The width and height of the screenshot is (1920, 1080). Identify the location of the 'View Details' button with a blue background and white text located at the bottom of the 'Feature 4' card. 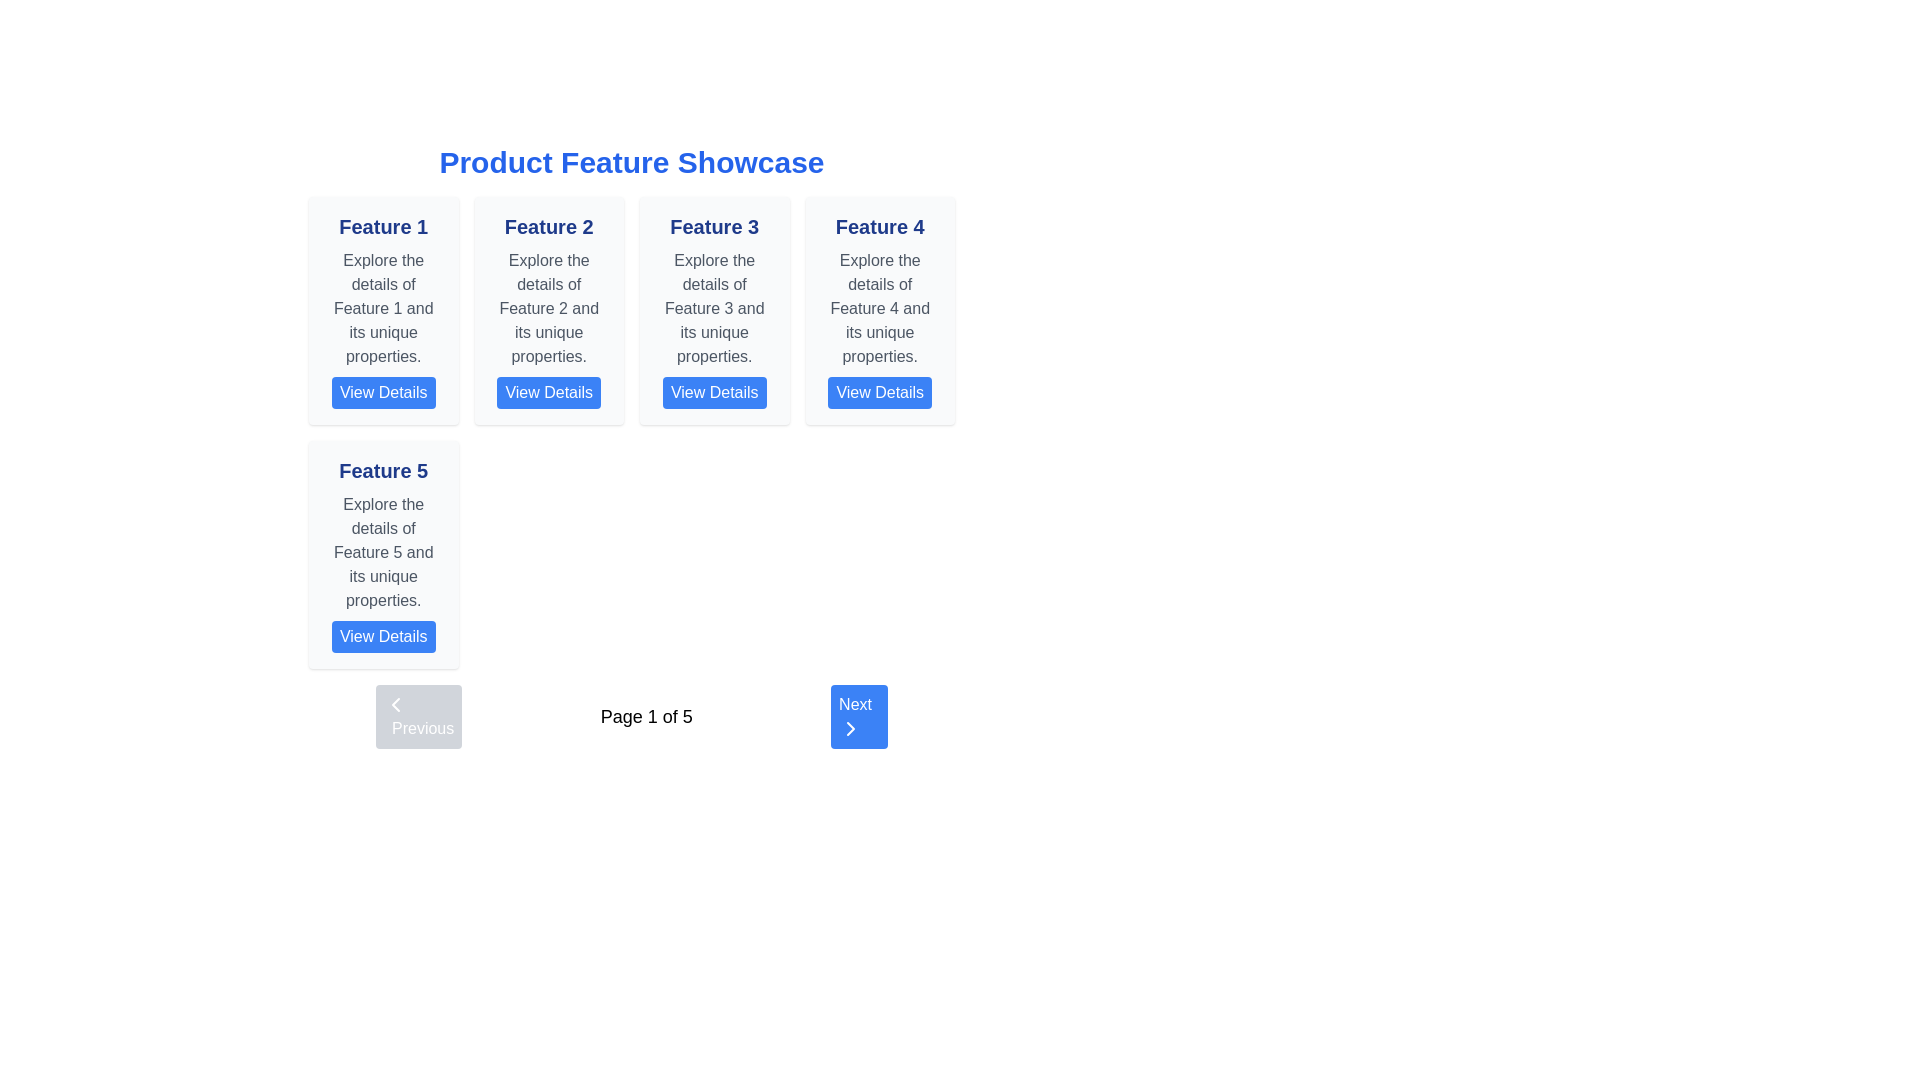
(880, 393).